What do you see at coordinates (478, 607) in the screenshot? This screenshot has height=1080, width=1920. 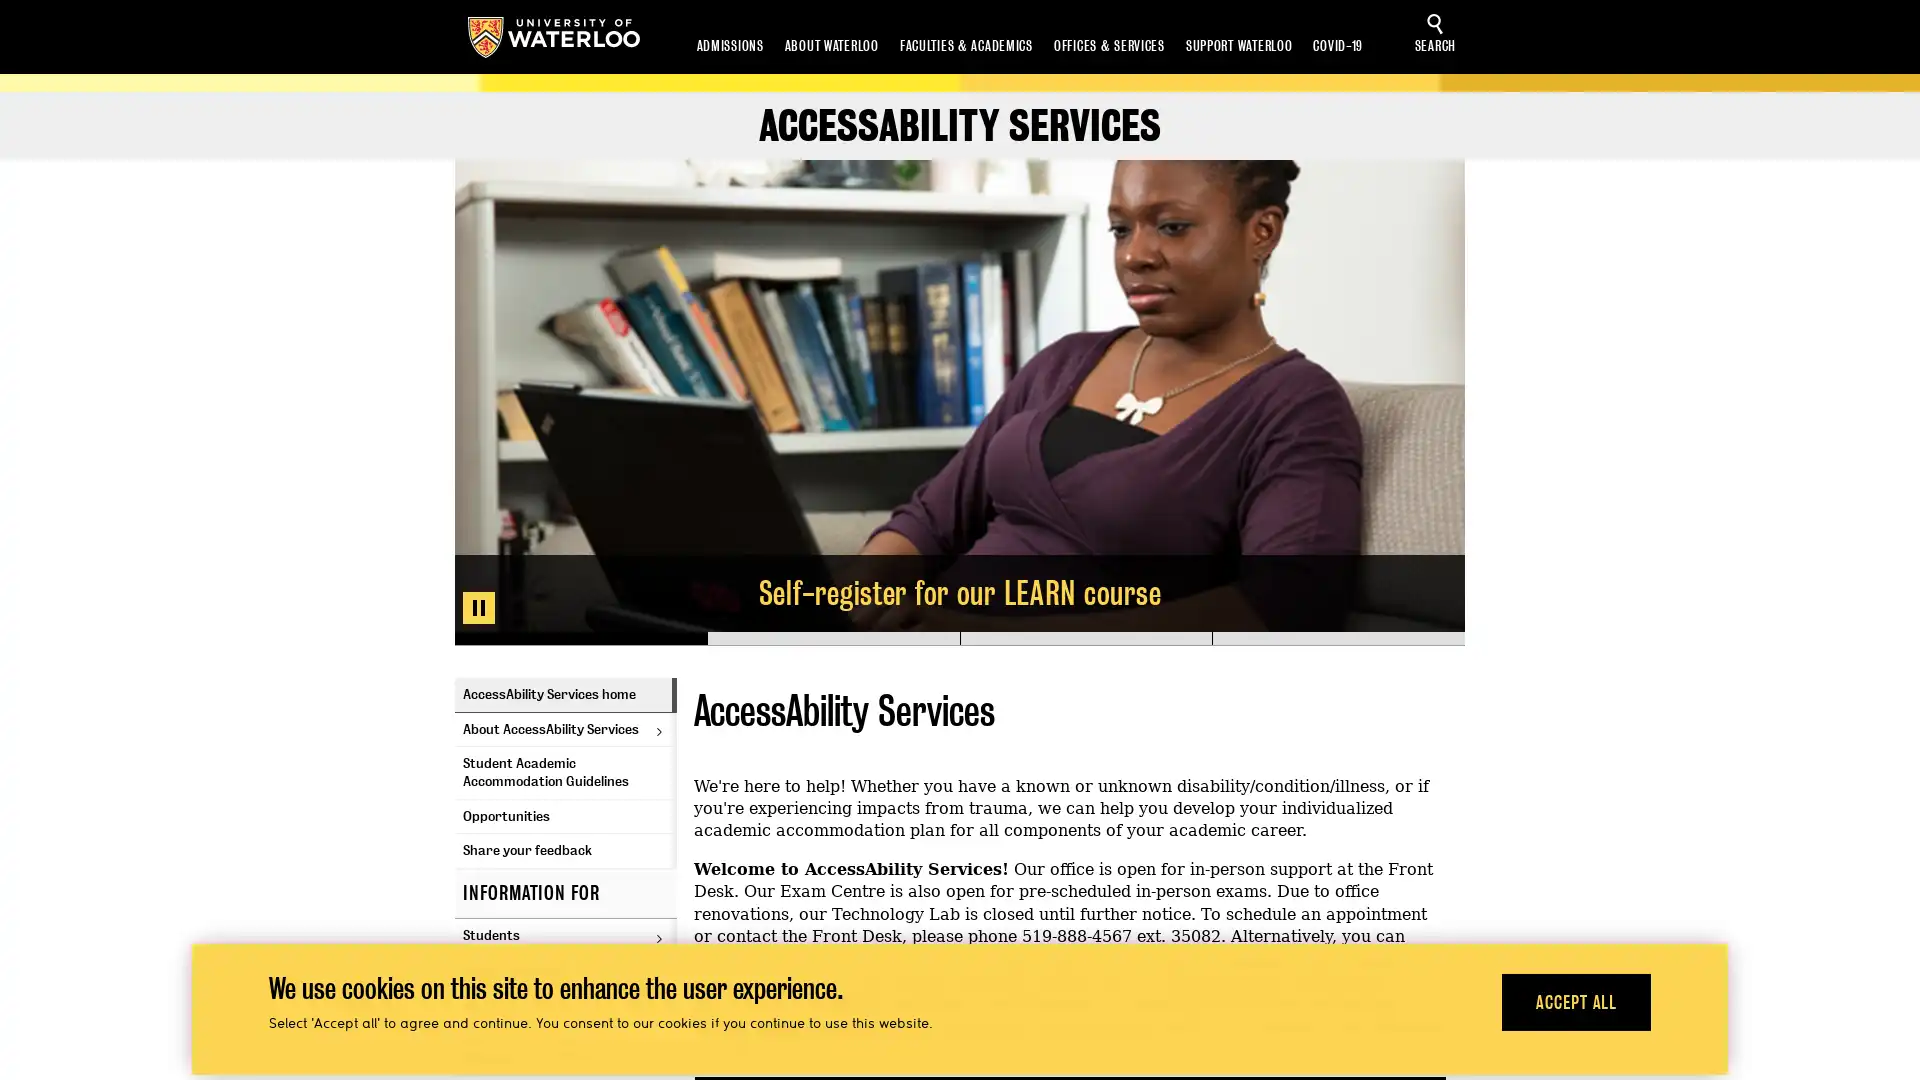 I see `PAUSE BANNER SLIDESHOW` at bounding box center [478, 607].